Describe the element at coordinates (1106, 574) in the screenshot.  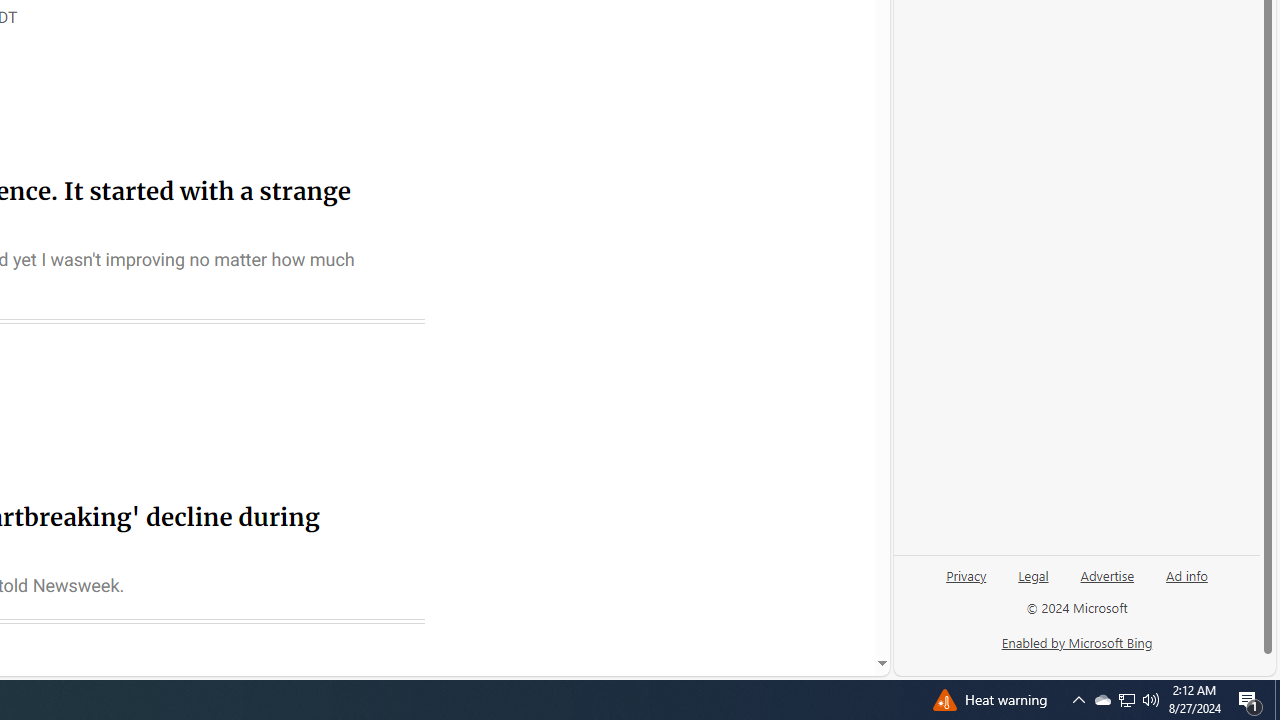
I see `'Advertise'` at that location.